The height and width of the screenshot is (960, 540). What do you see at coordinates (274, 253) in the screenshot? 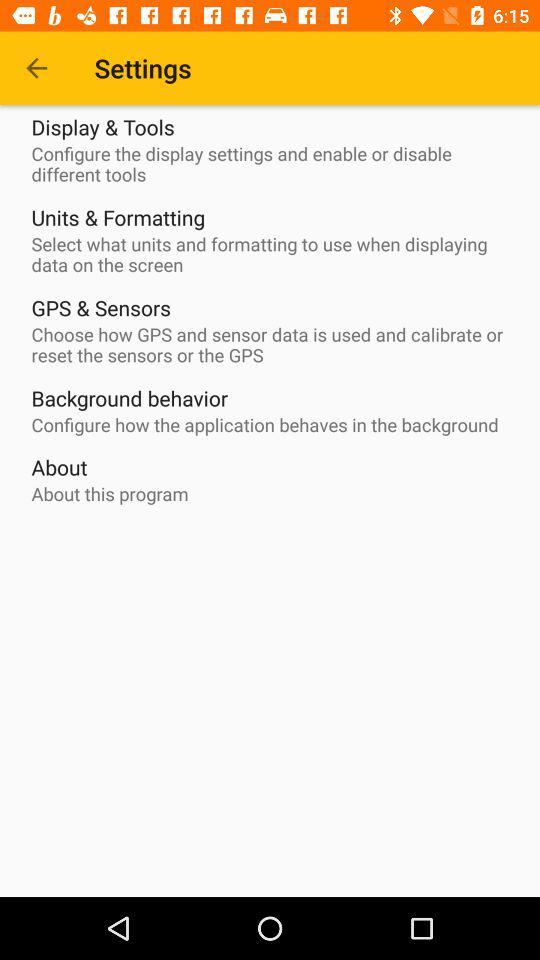
I see `the item below units & formatting` at bounding box center [274, 253].